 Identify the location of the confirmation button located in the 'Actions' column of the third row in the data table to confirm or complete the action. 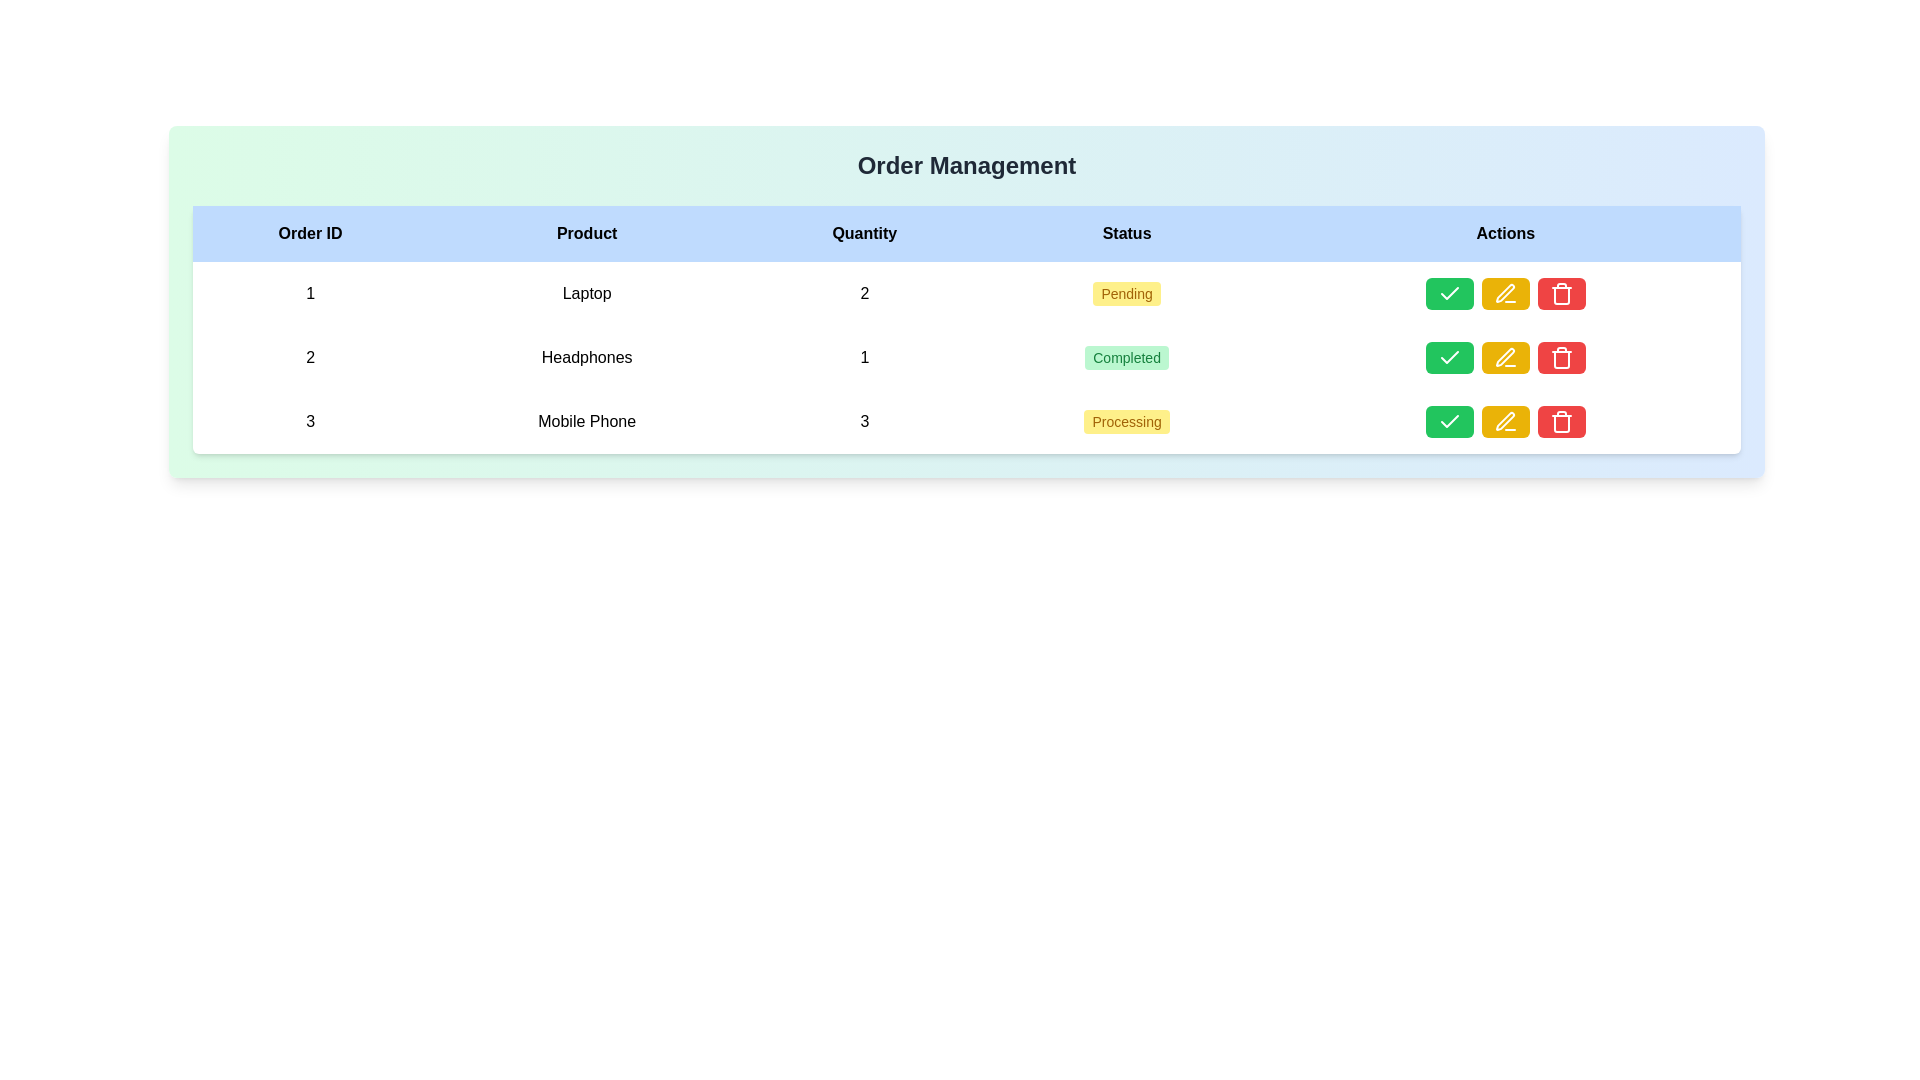
(1449, 420).